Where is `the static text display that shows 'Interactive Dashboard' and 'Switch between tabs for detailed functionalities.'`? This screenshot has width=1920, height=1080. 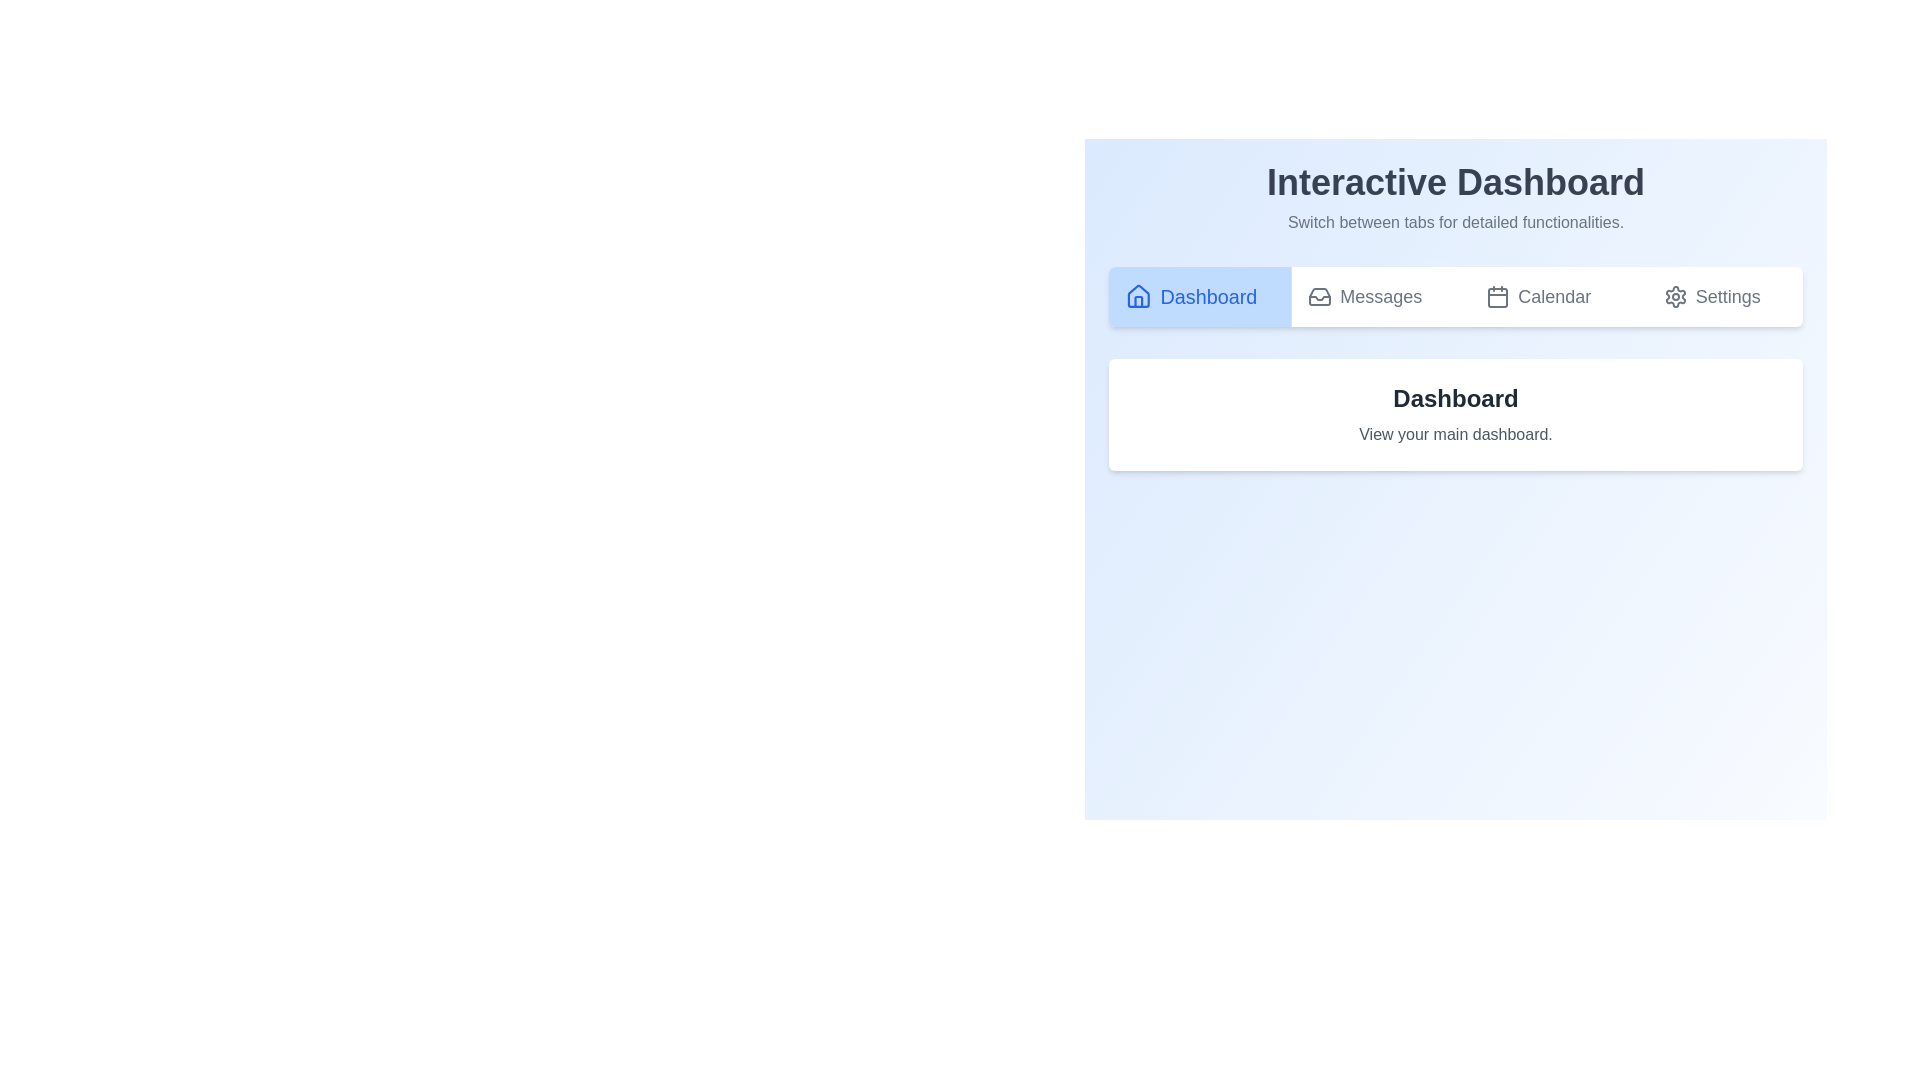 the static text display that shows 'Interactive Dashboard' and 'Switch between tabs for detailed functionalities.' is located at coordinates (1455, 199).